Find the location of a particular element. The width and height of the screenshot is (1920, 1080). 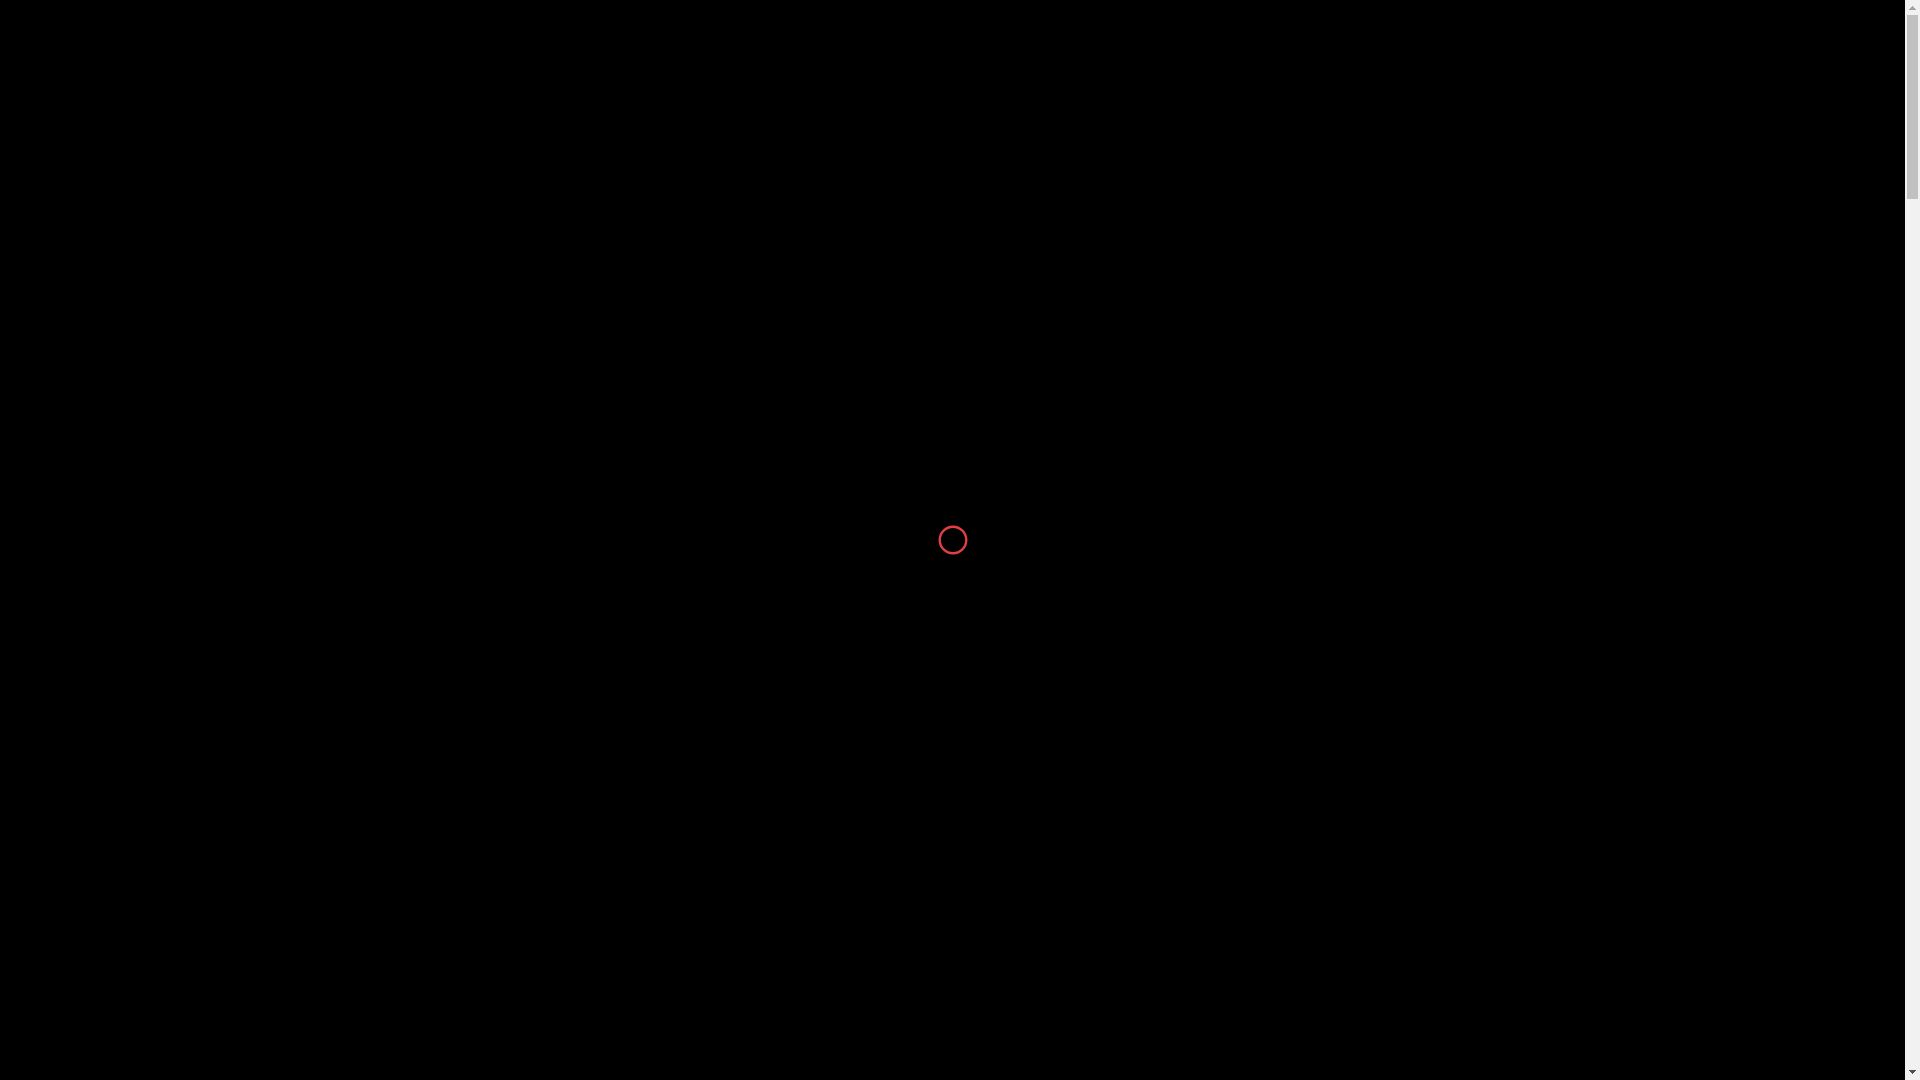

'VOGUESULTANA' is located at coordinates (974, 67).